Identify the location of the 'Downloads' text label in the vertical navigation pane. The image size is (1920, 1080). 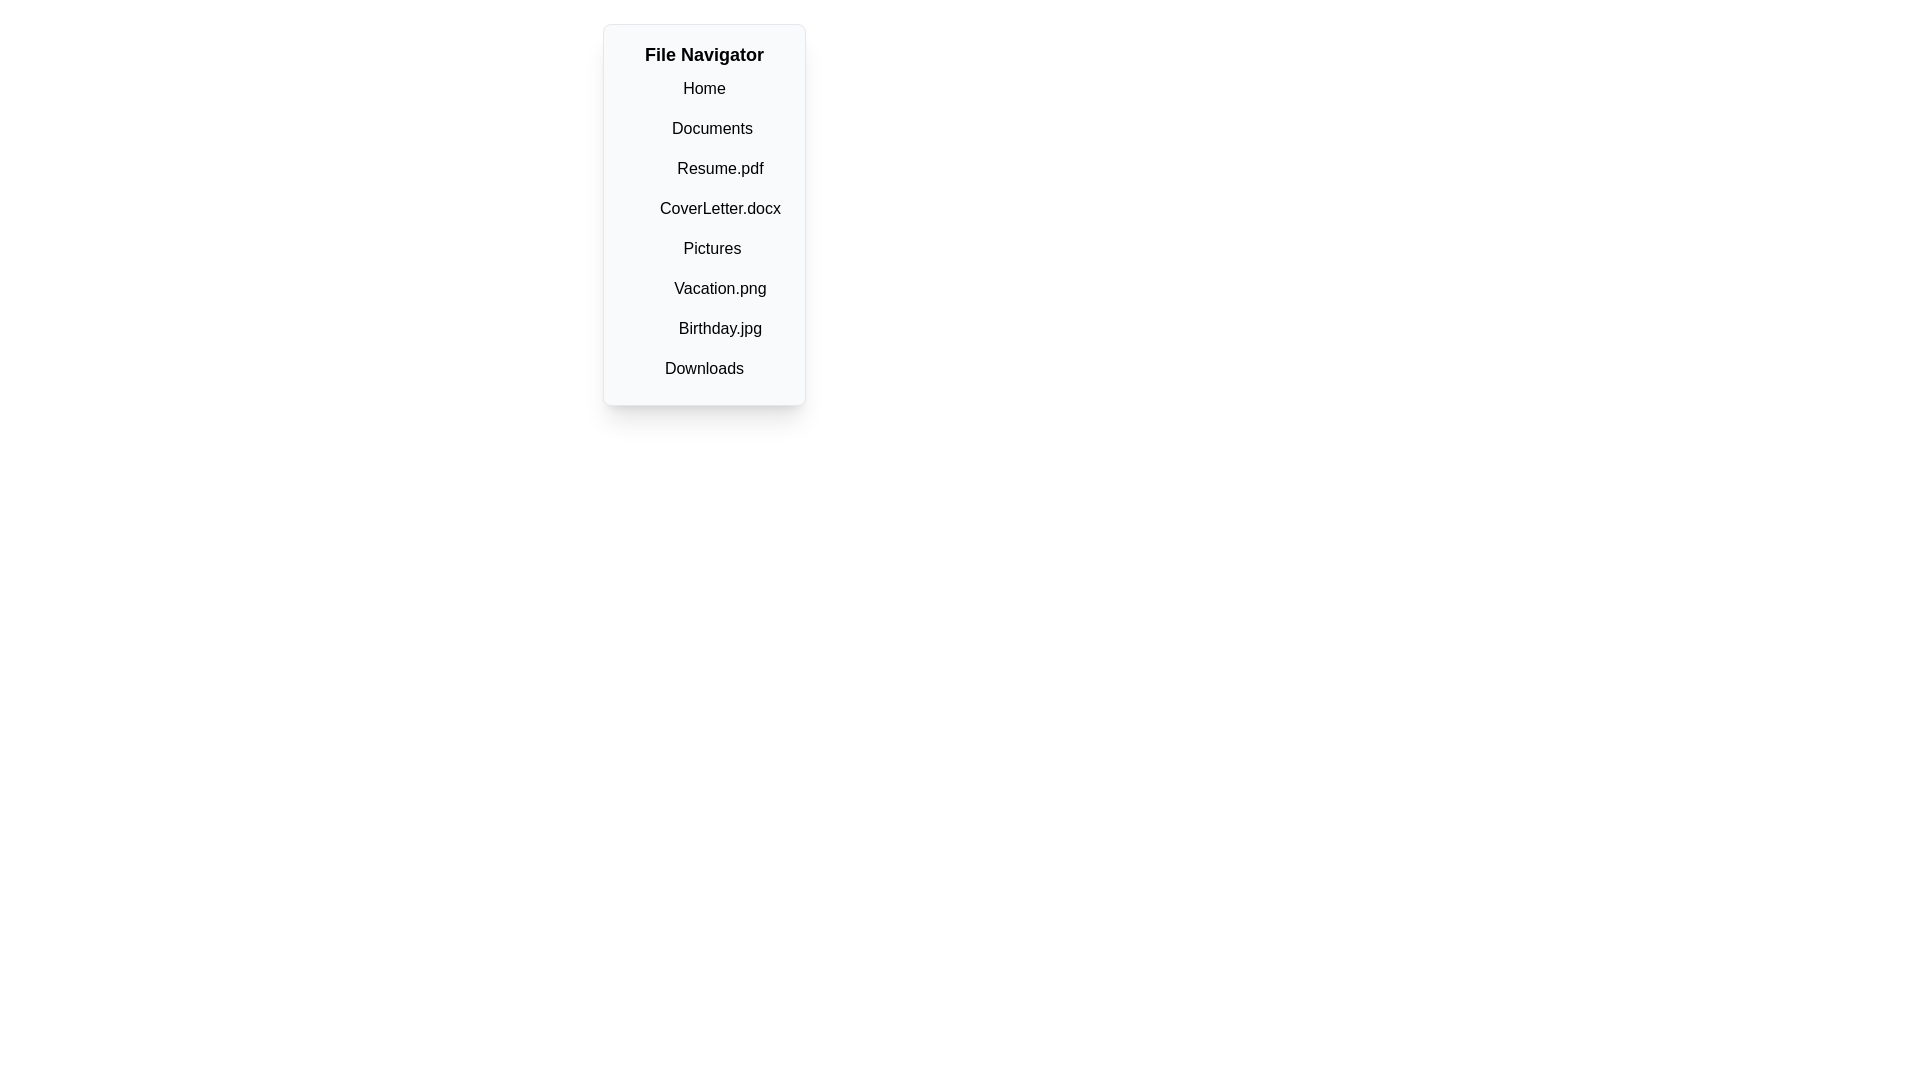
(704, 368).